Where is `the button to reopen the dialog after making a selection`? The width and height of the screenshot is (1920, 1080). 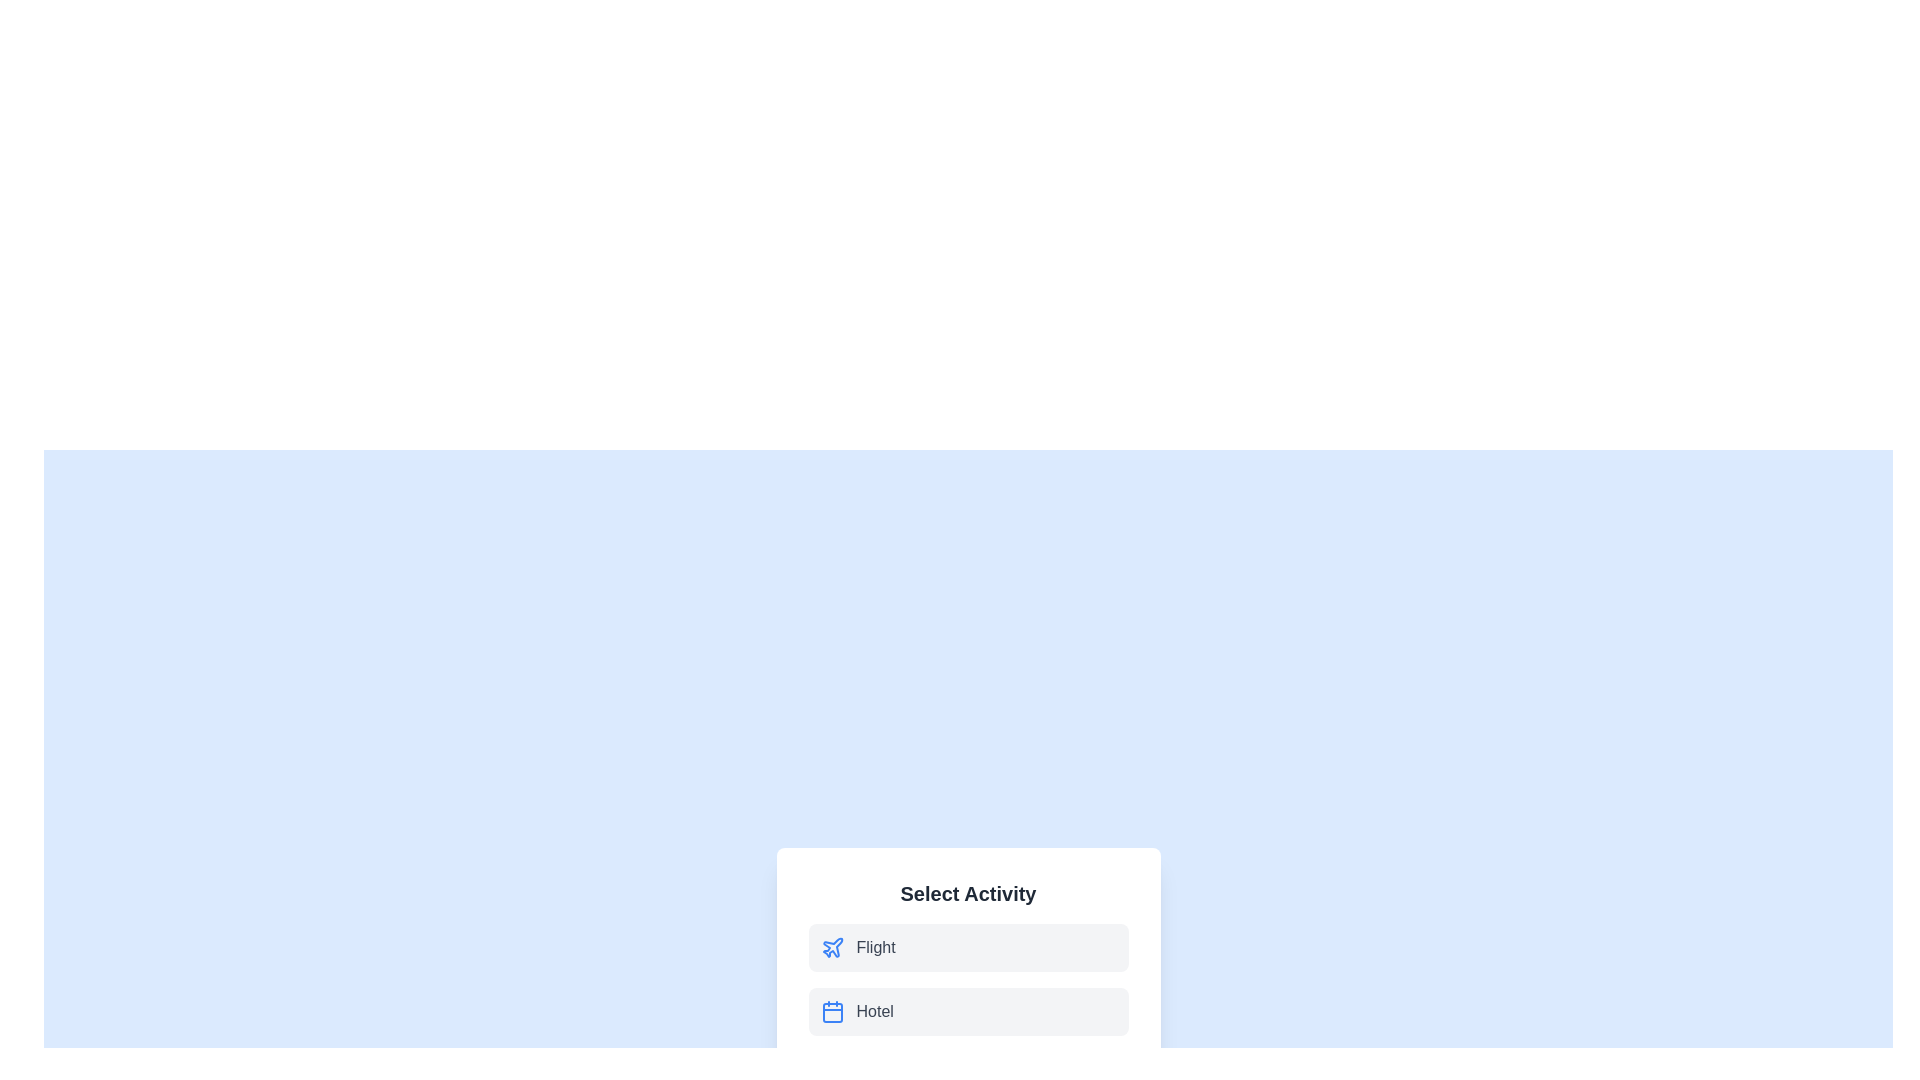 the button to reopen the dialog after making a selection is located at coordinates (968, 990).